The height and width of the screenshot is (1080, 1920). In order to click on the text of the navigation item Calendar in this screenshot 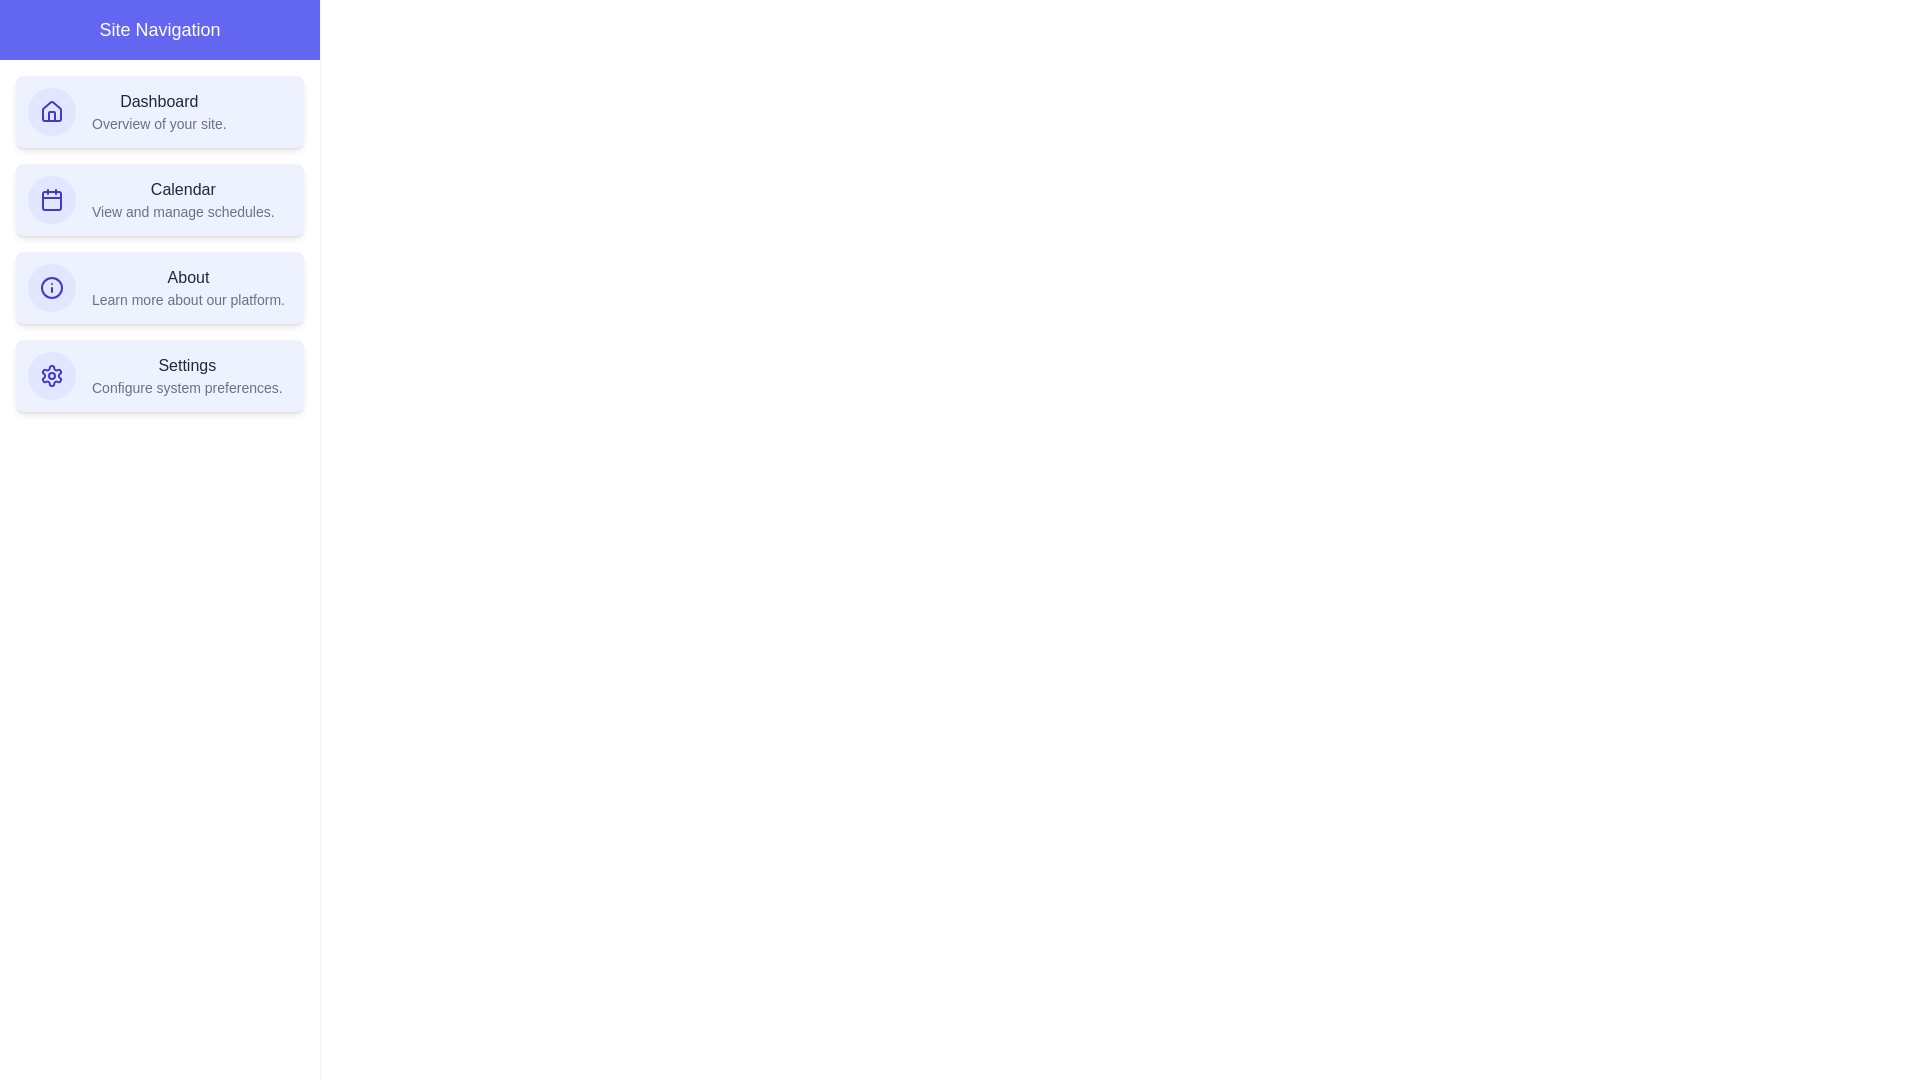, I will do `click(182, 189)`.